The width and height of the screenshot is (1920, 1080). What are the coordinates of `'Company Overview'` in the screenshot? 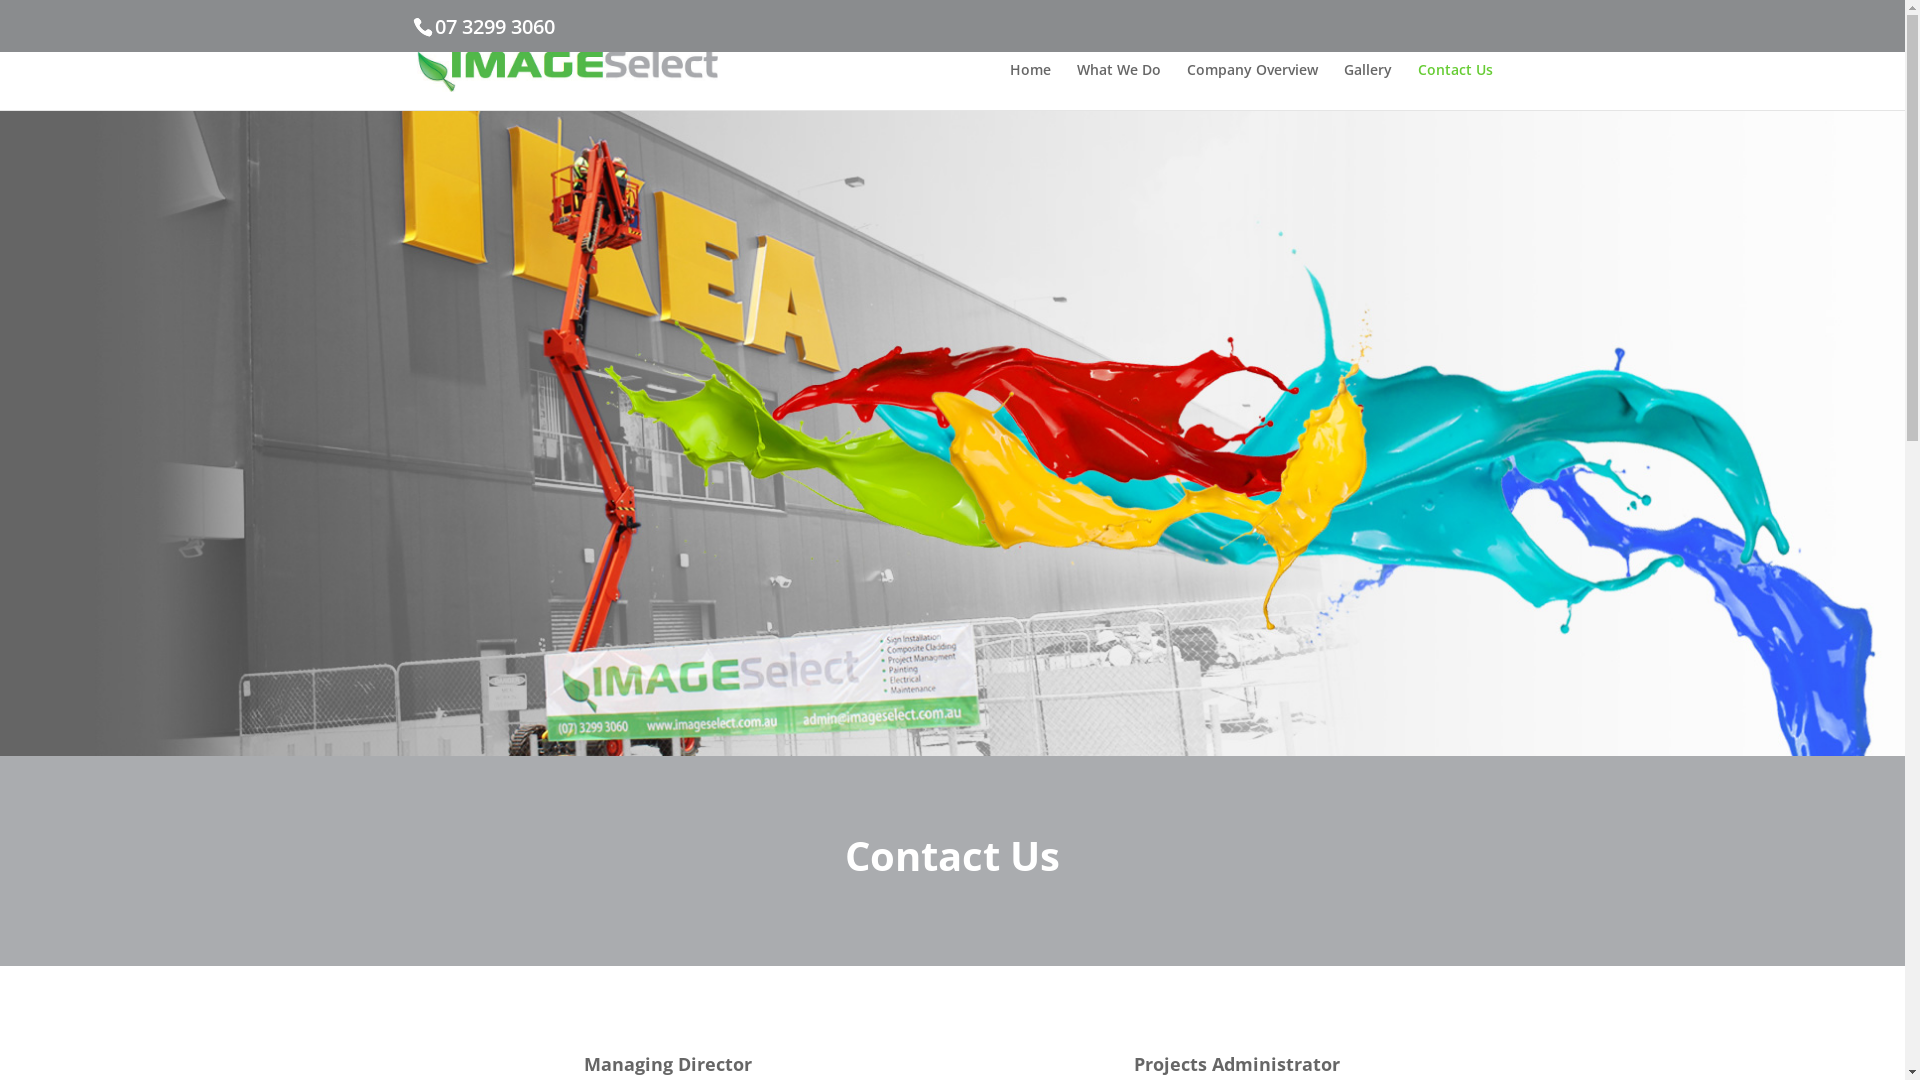 It's located at (1250, 85).